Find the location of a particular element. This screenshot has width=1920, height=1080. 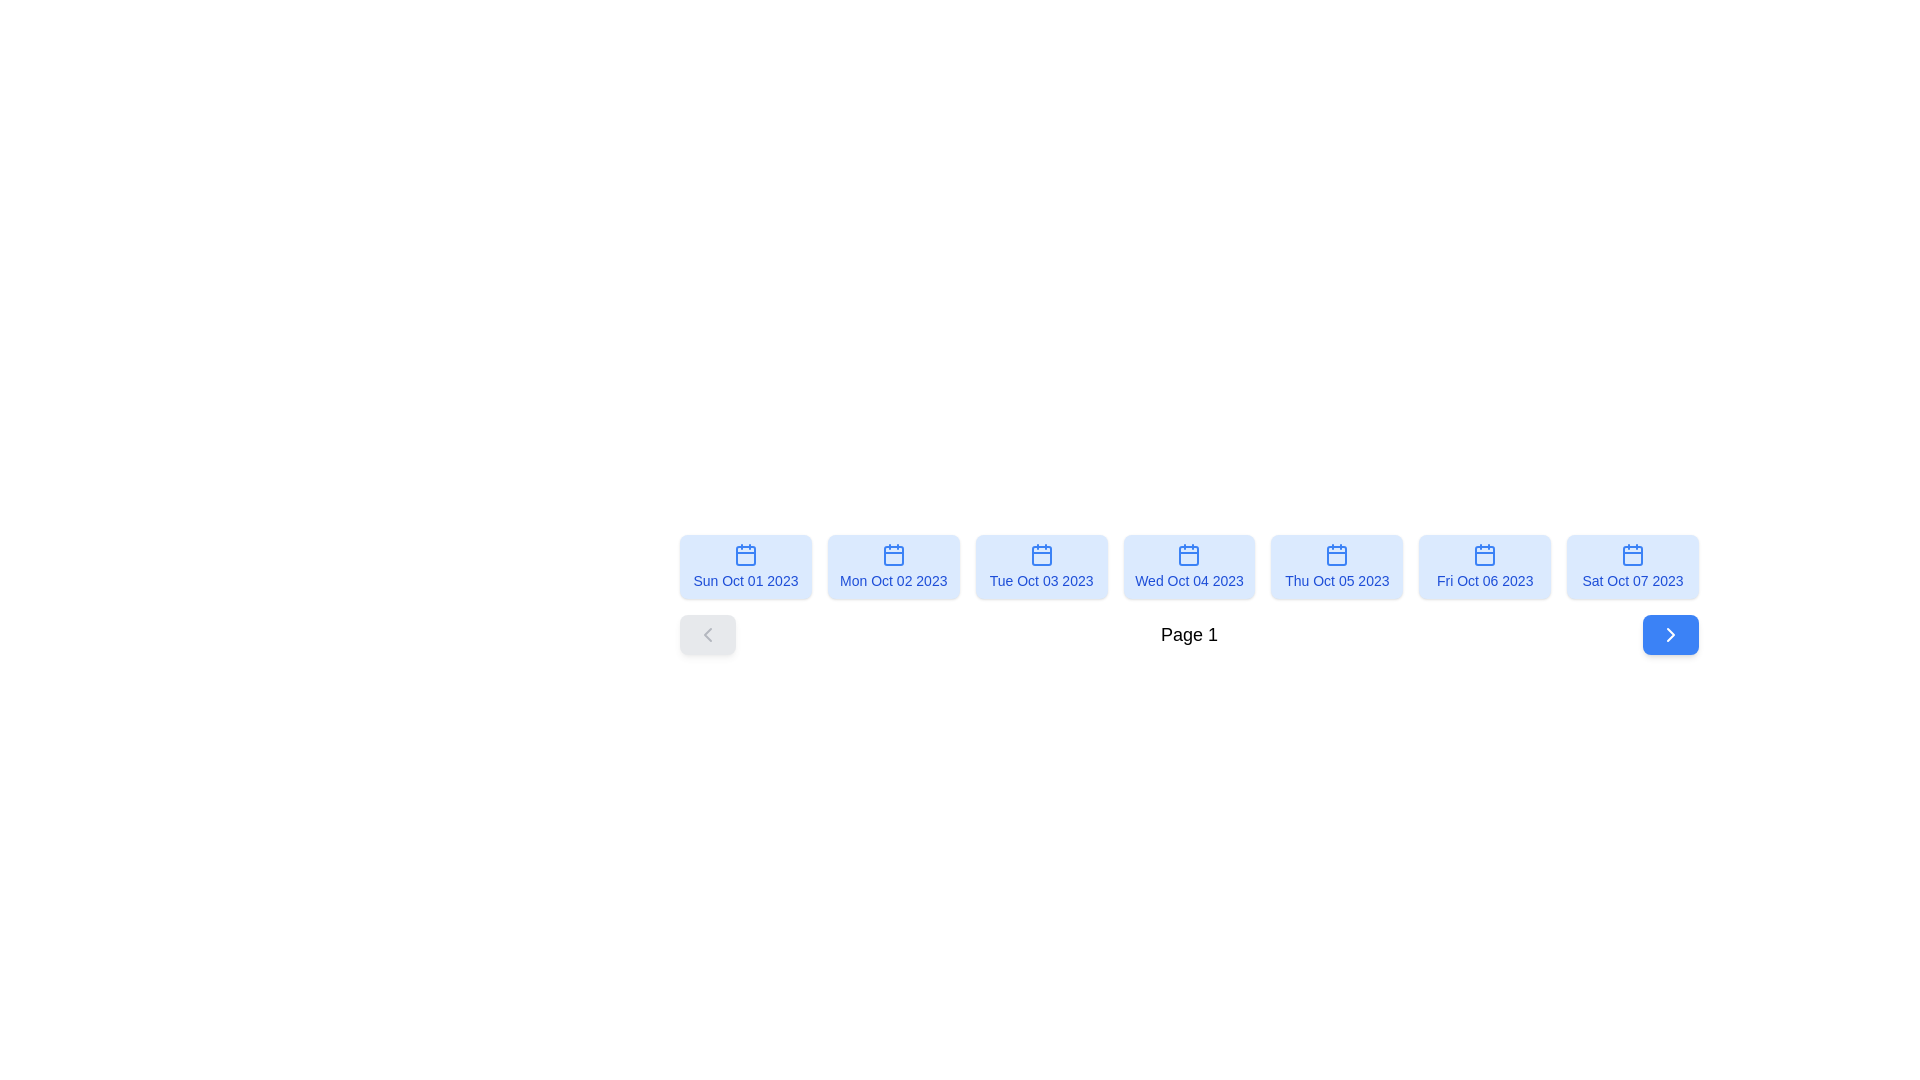

text displayed in the Text Display element which shows 'Page 1' is located at coordinates (1189, 635).